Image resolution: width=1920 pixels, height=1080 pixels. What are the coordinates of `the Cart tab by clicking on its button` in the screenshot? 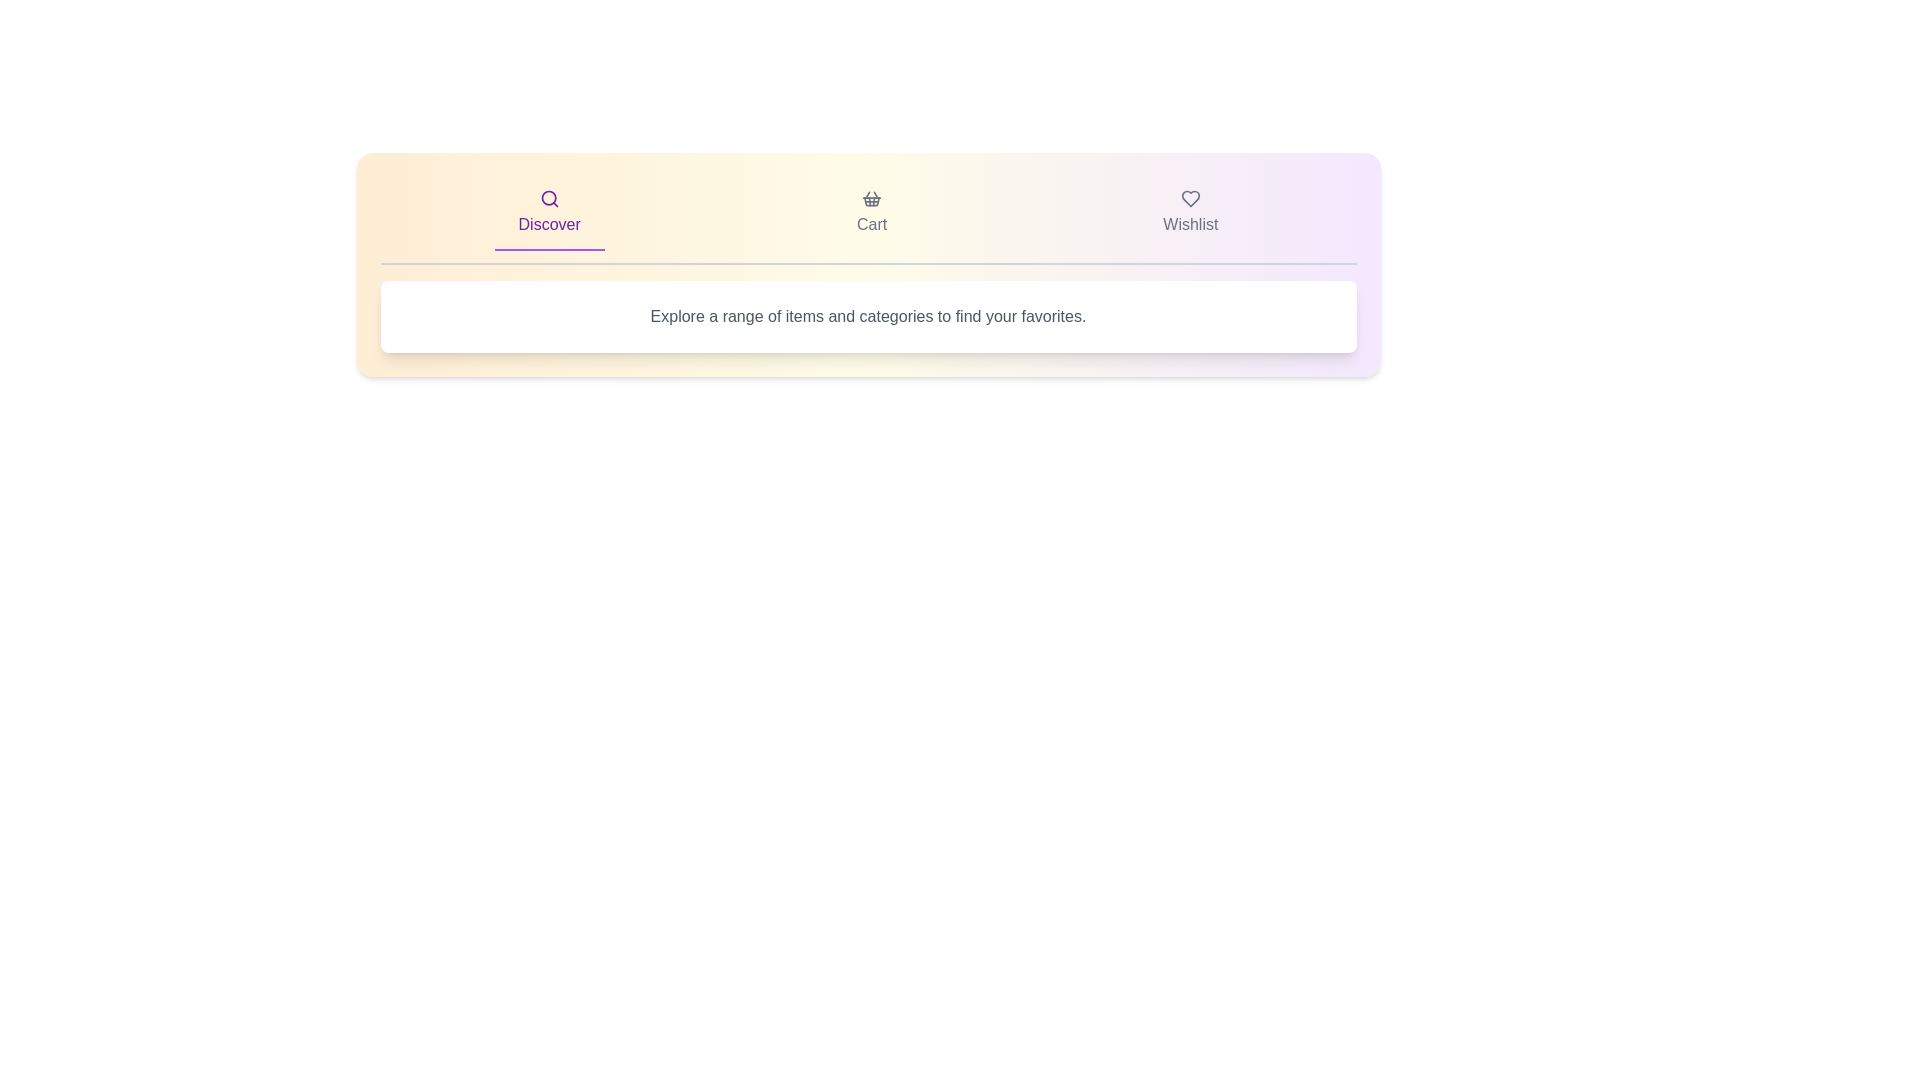 It's located at (872, 213).